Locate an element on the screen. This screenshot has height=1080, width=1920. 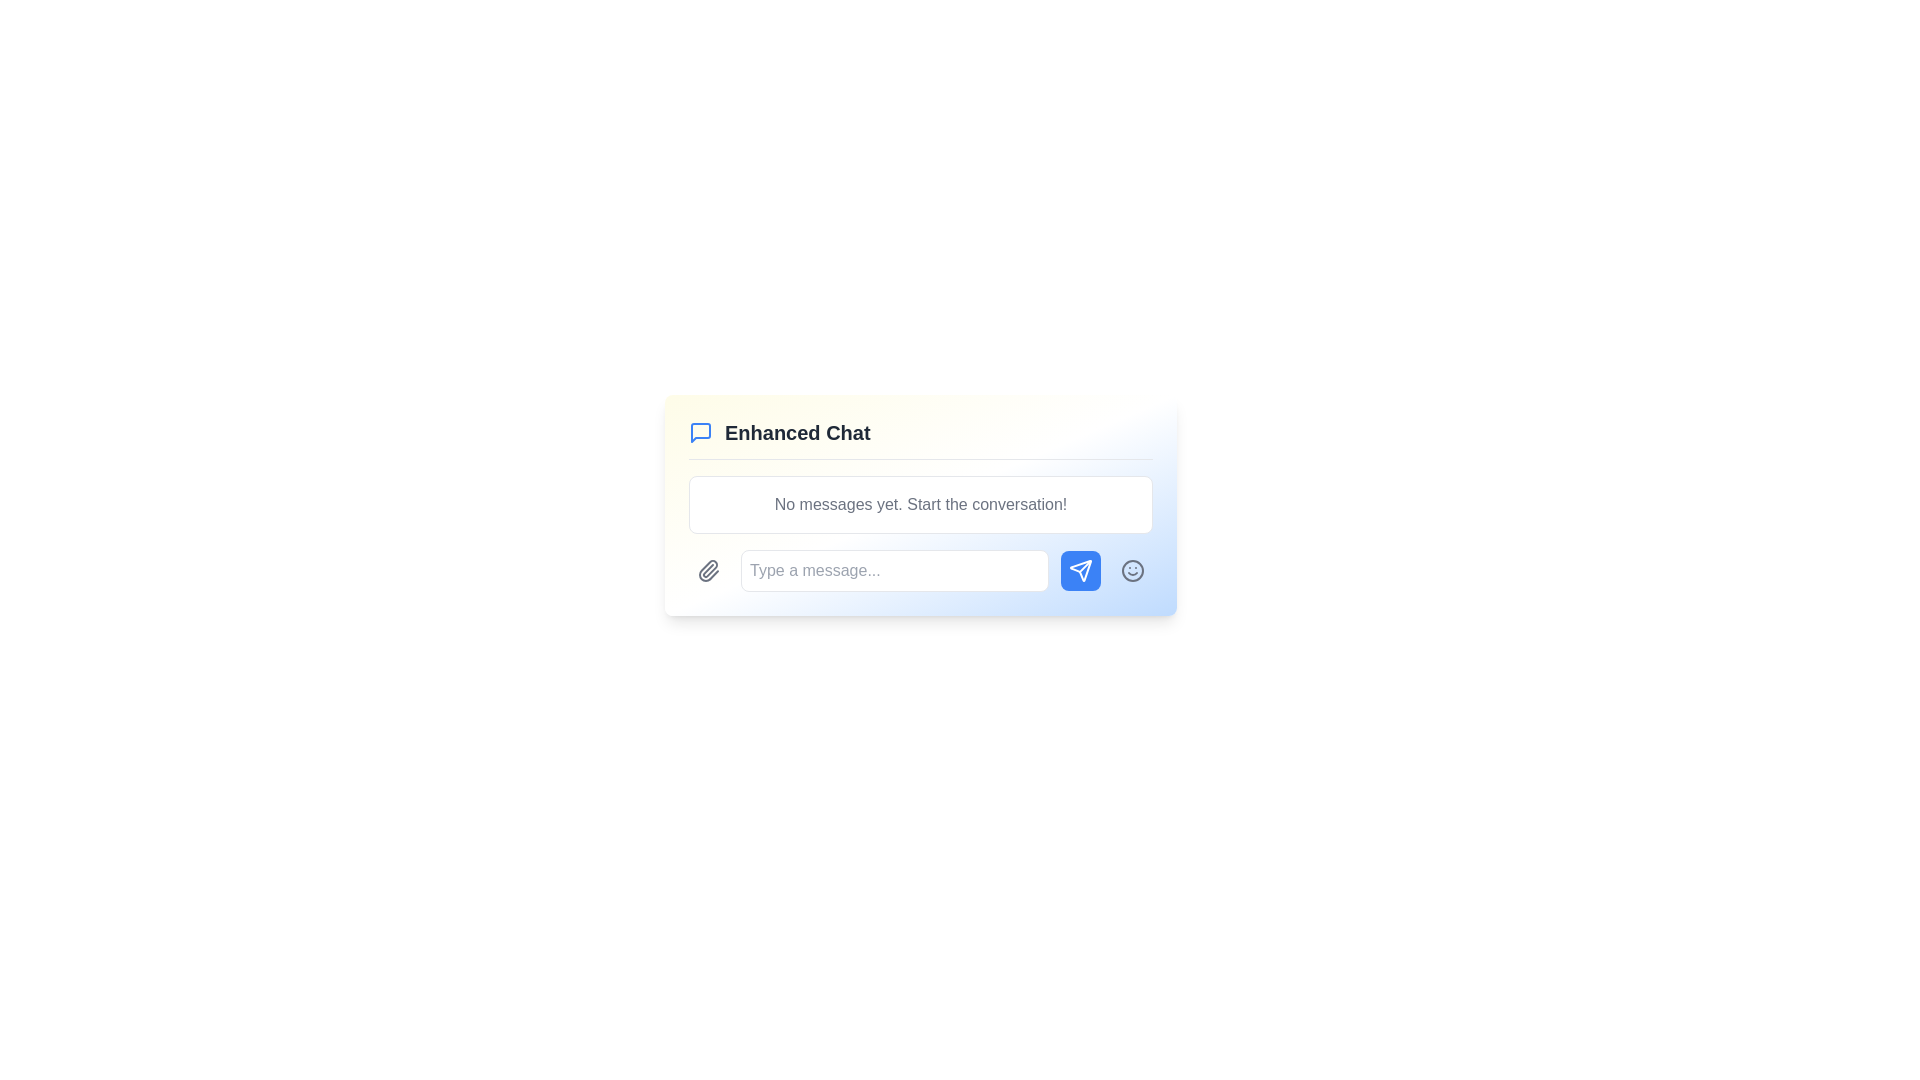
the paperclip icon button, which is gray and changes is located at coordinates (709, 570).